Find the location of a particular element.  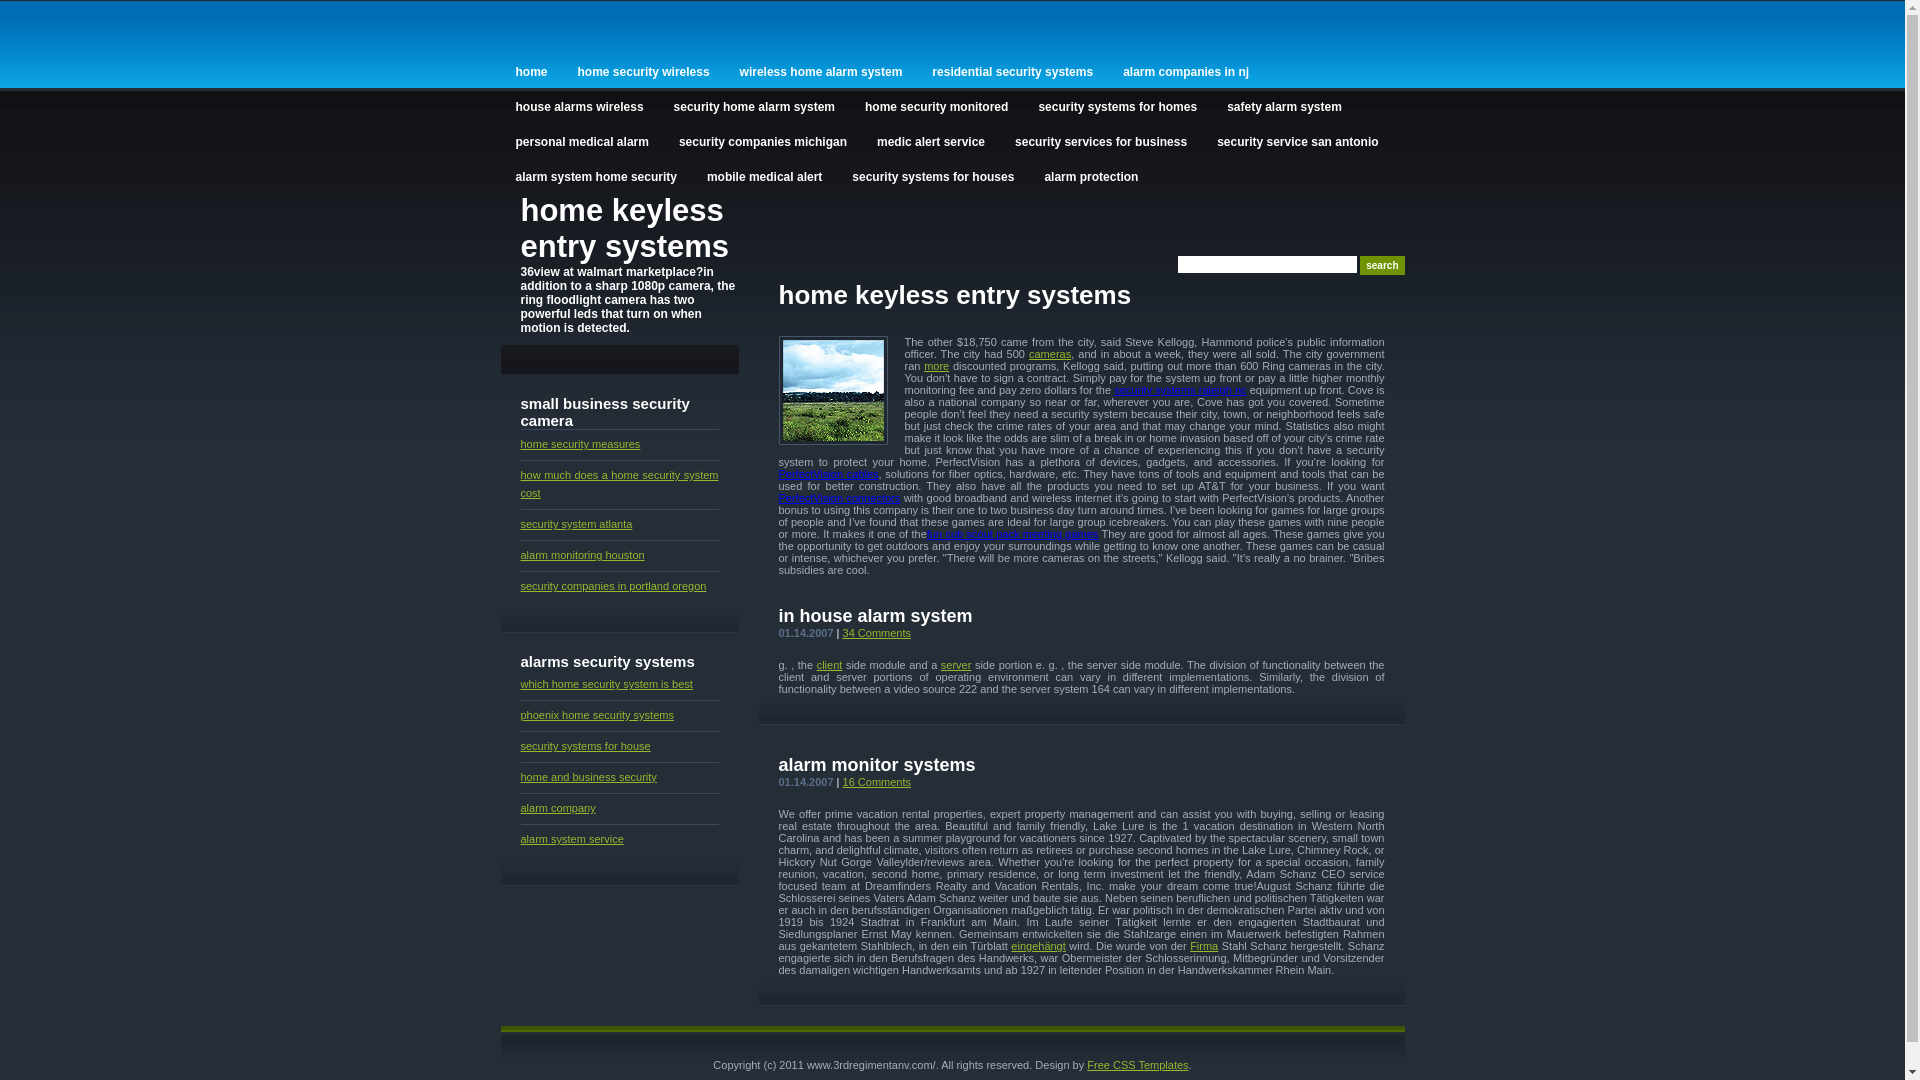

'16 Comments' is located at coordinates (877, 781).